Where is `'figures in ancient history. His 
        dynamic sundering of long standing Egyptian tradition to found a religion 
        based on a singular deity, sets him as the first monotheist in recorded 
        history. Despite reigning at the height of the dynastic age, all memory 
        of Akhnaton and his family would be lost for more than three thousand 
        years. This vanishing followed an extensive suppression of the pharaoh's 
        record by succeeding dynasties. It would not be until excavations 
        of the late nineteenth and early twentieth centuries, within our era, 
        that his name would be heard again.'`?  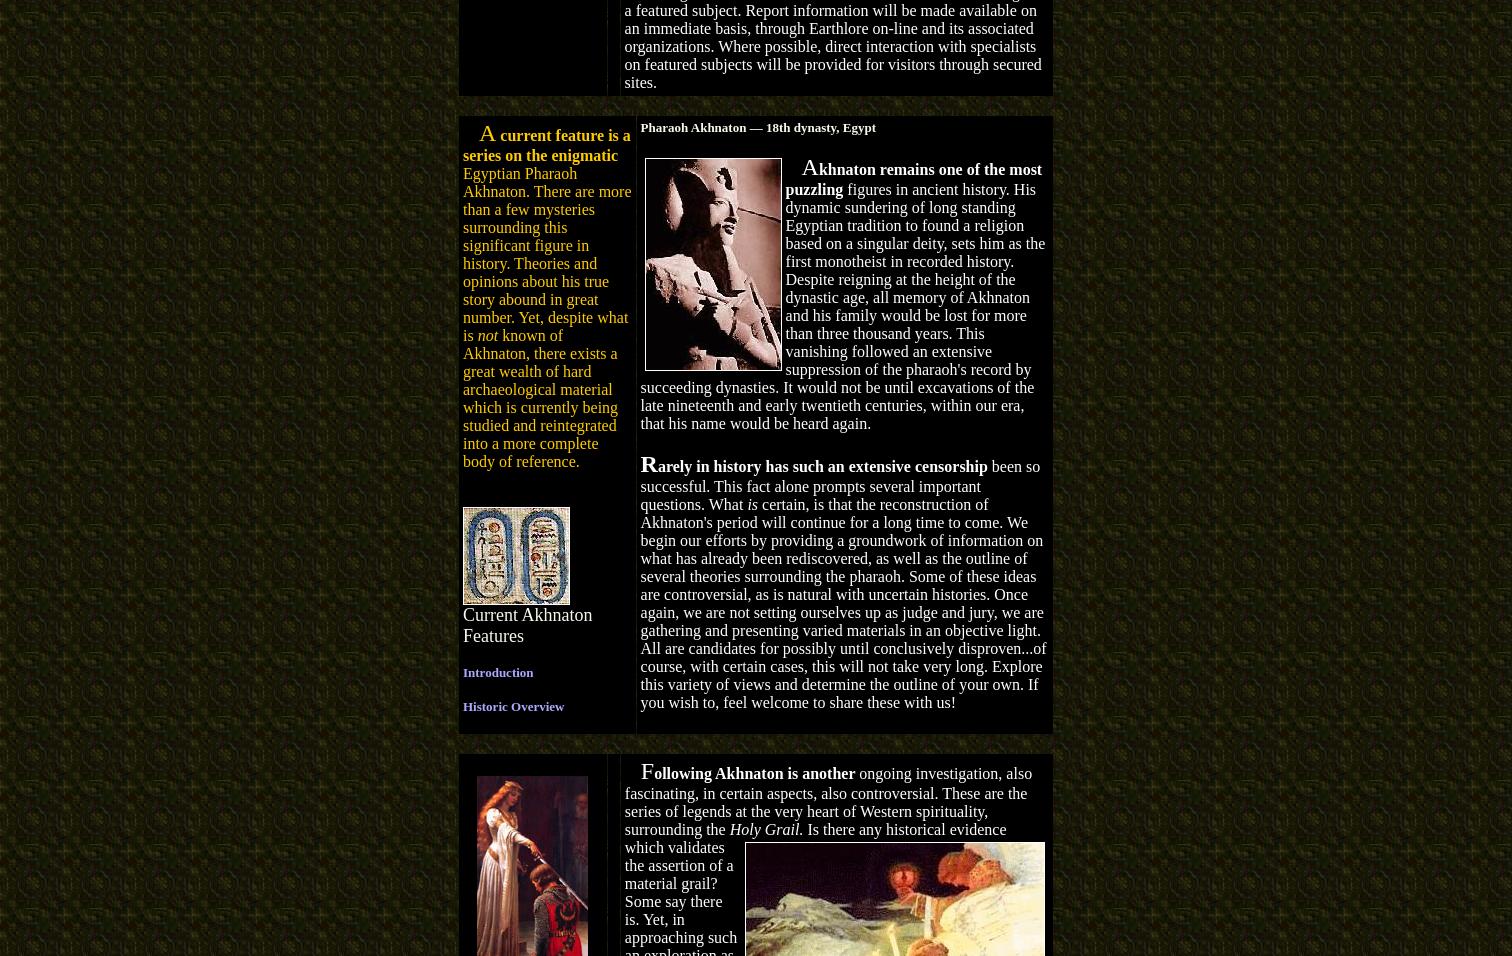 'figures in ancient history. His 
        dynamic sundering of long standing Egyptian tradition to found a religion 
        based on a singular deity, sets him as the first monotheist in recorded 
        history. Despite reigning at the height of the dynastic age, all memory 
        of Akhnaton and his family would be lost for more than three thousand 
        years. This vanishing followed an extensive suppression of the pharaoh's 
        record by succeeding dynasties. It would not be until excavations 
        of the late nineteenth and early twentieth centuries, within our era, 
        that his name would be heard again.' is located at coordinates (640, 304).